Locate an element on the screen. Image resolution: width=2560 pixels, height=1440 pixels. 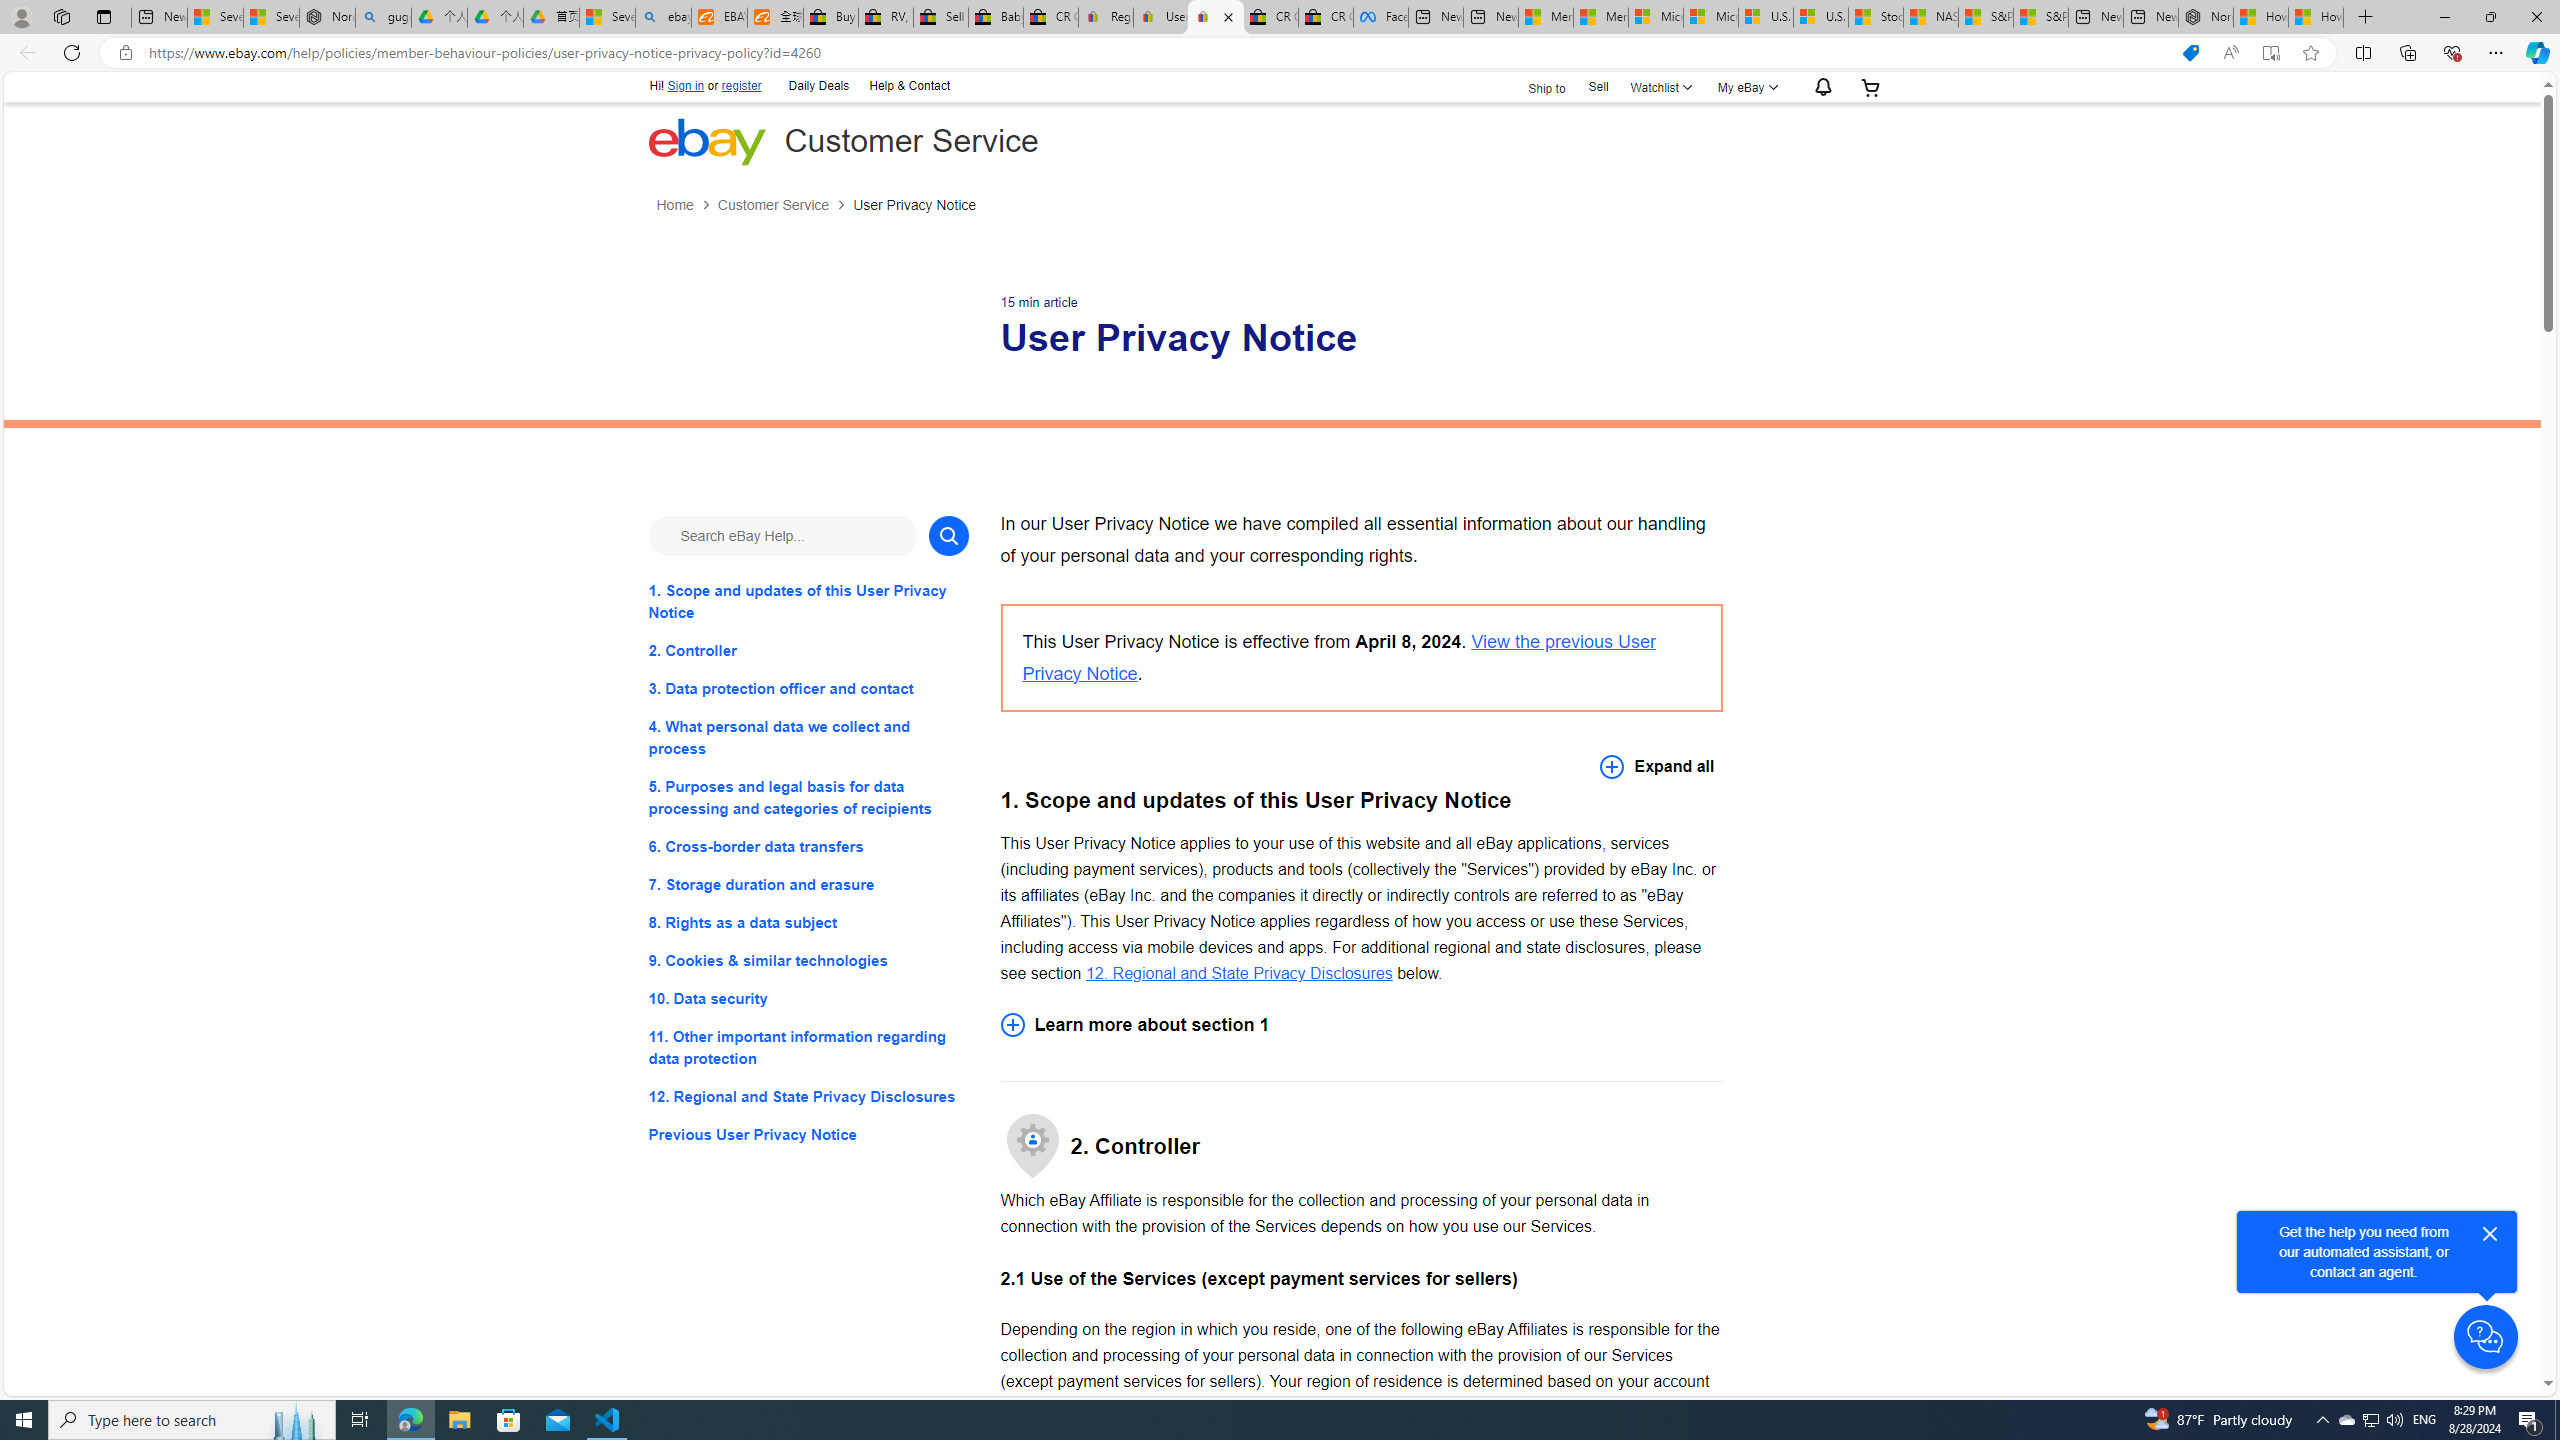
'Sign in' is located at coordinates (685, 85).